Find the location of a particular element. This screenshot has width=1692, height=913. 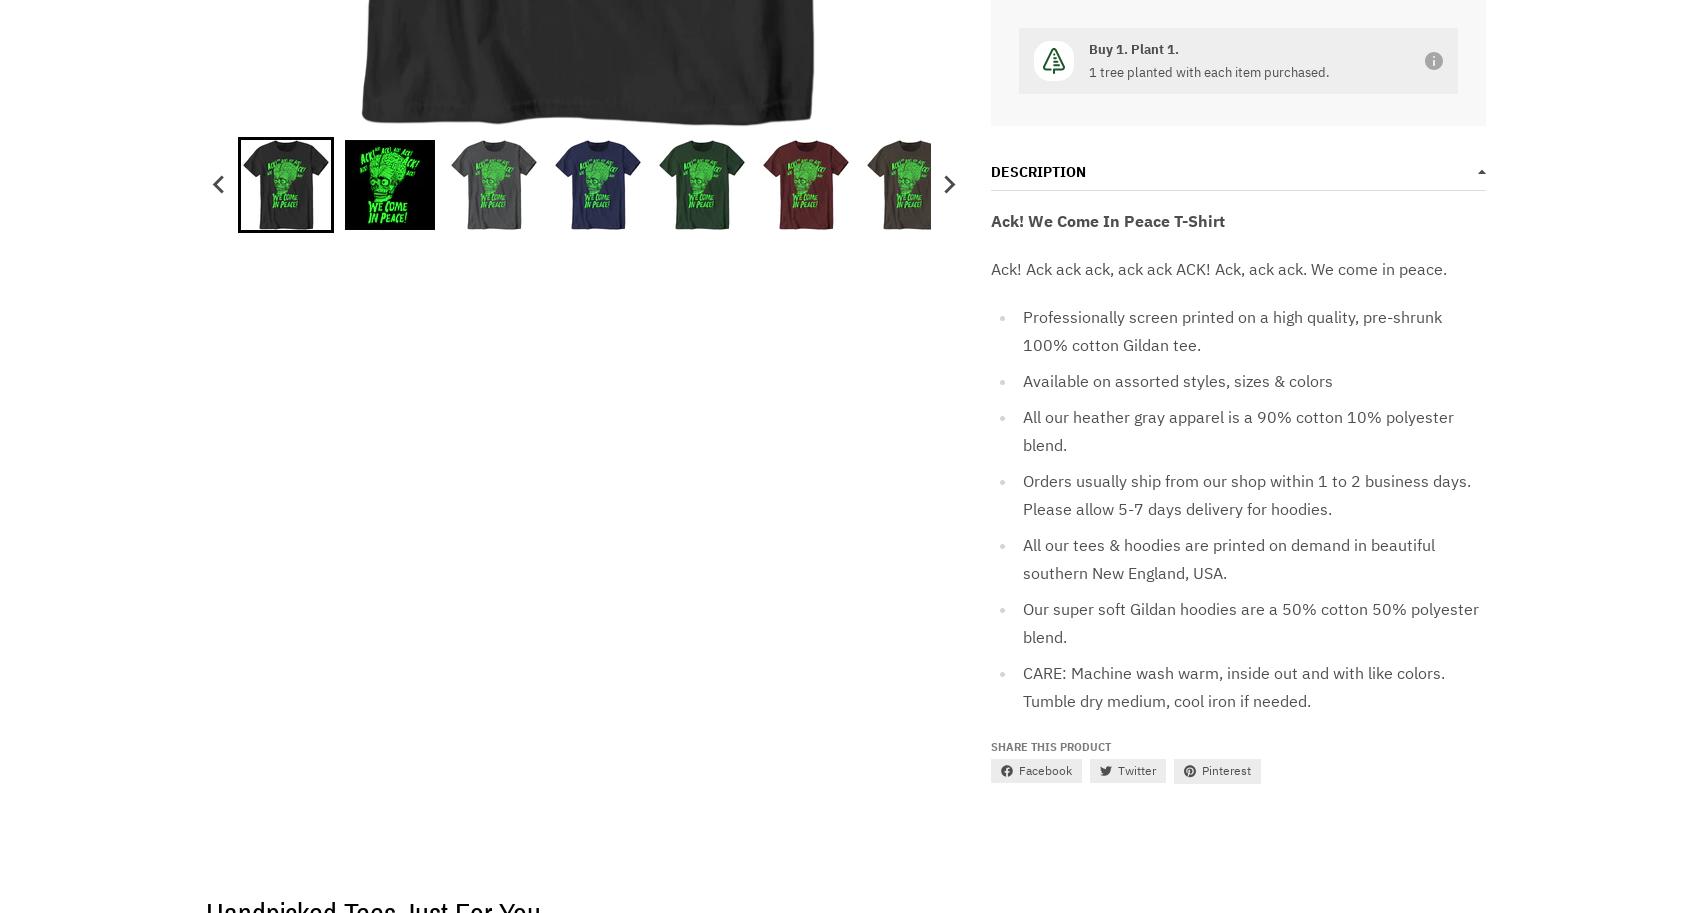

'Buy 1. Plant 1.' is located at coordinates (1131, 47).